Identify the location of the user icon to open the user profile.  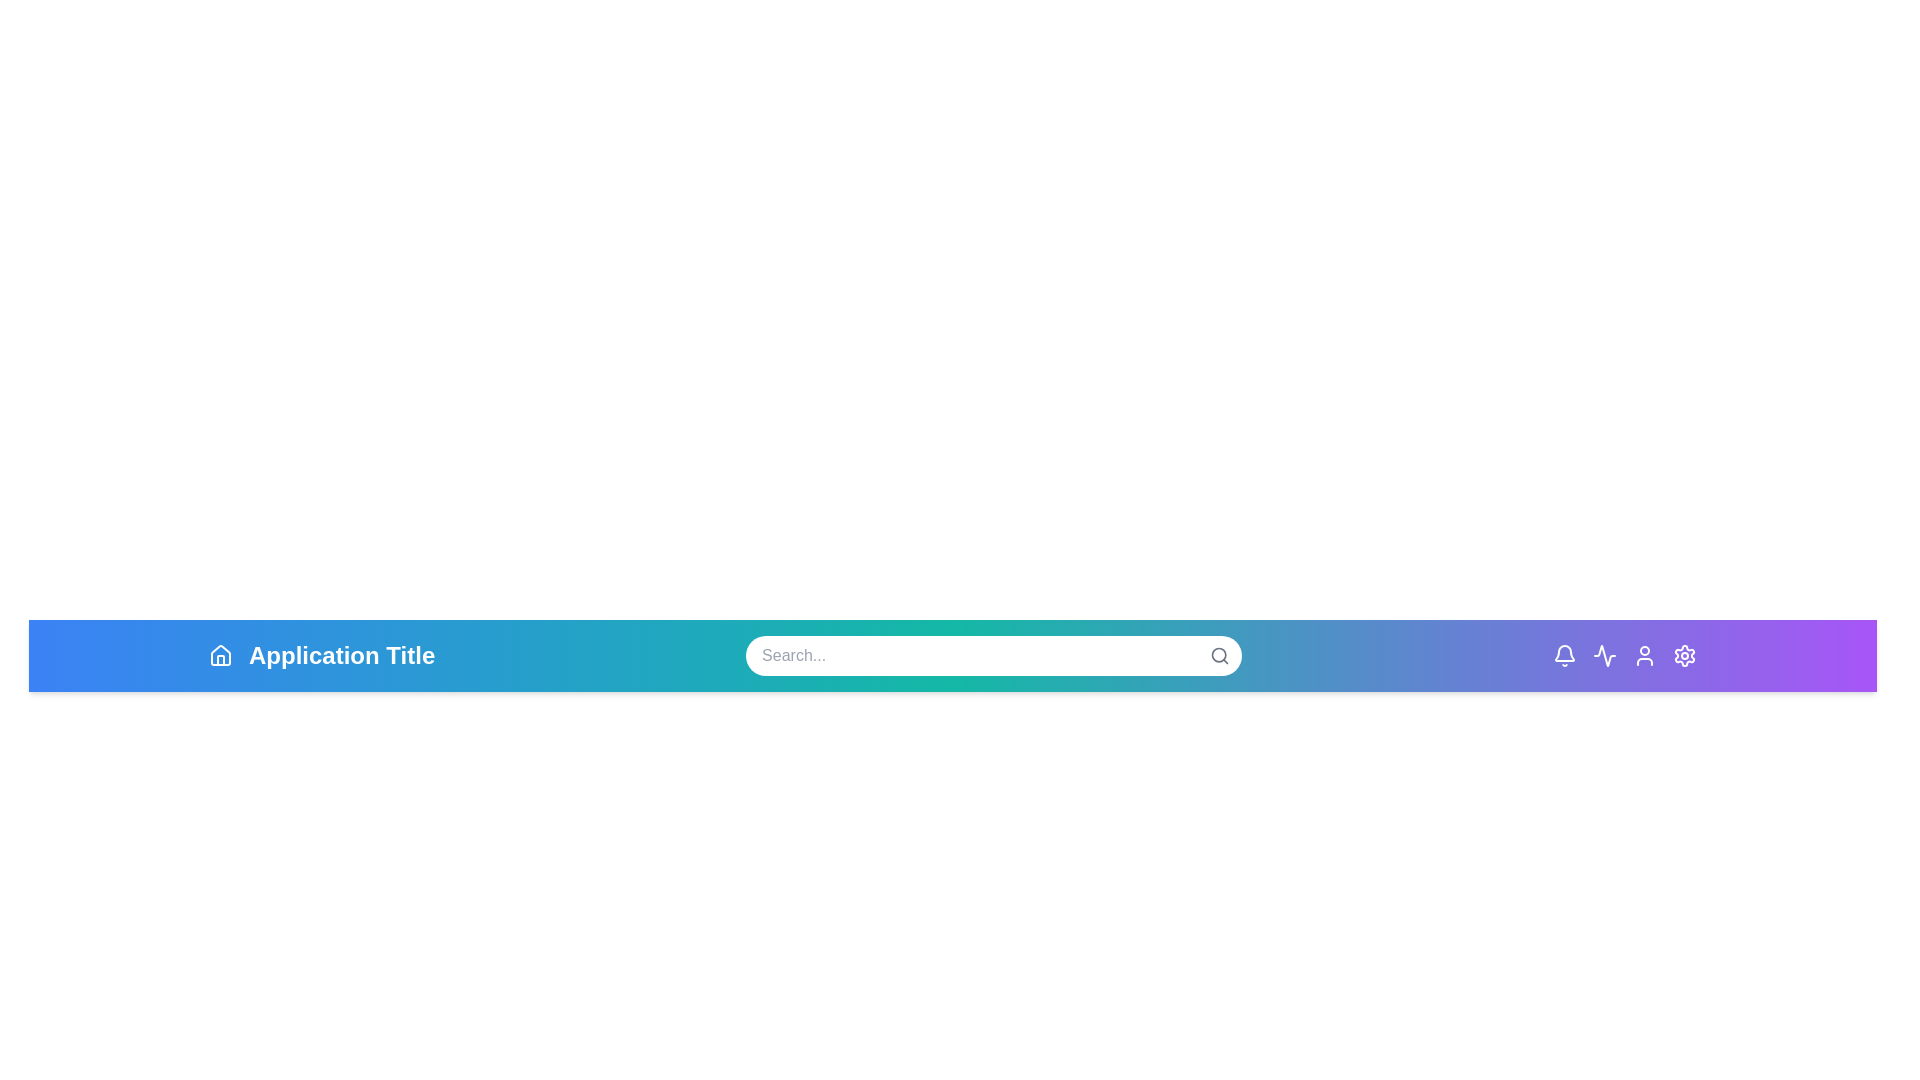
(1645, 655).